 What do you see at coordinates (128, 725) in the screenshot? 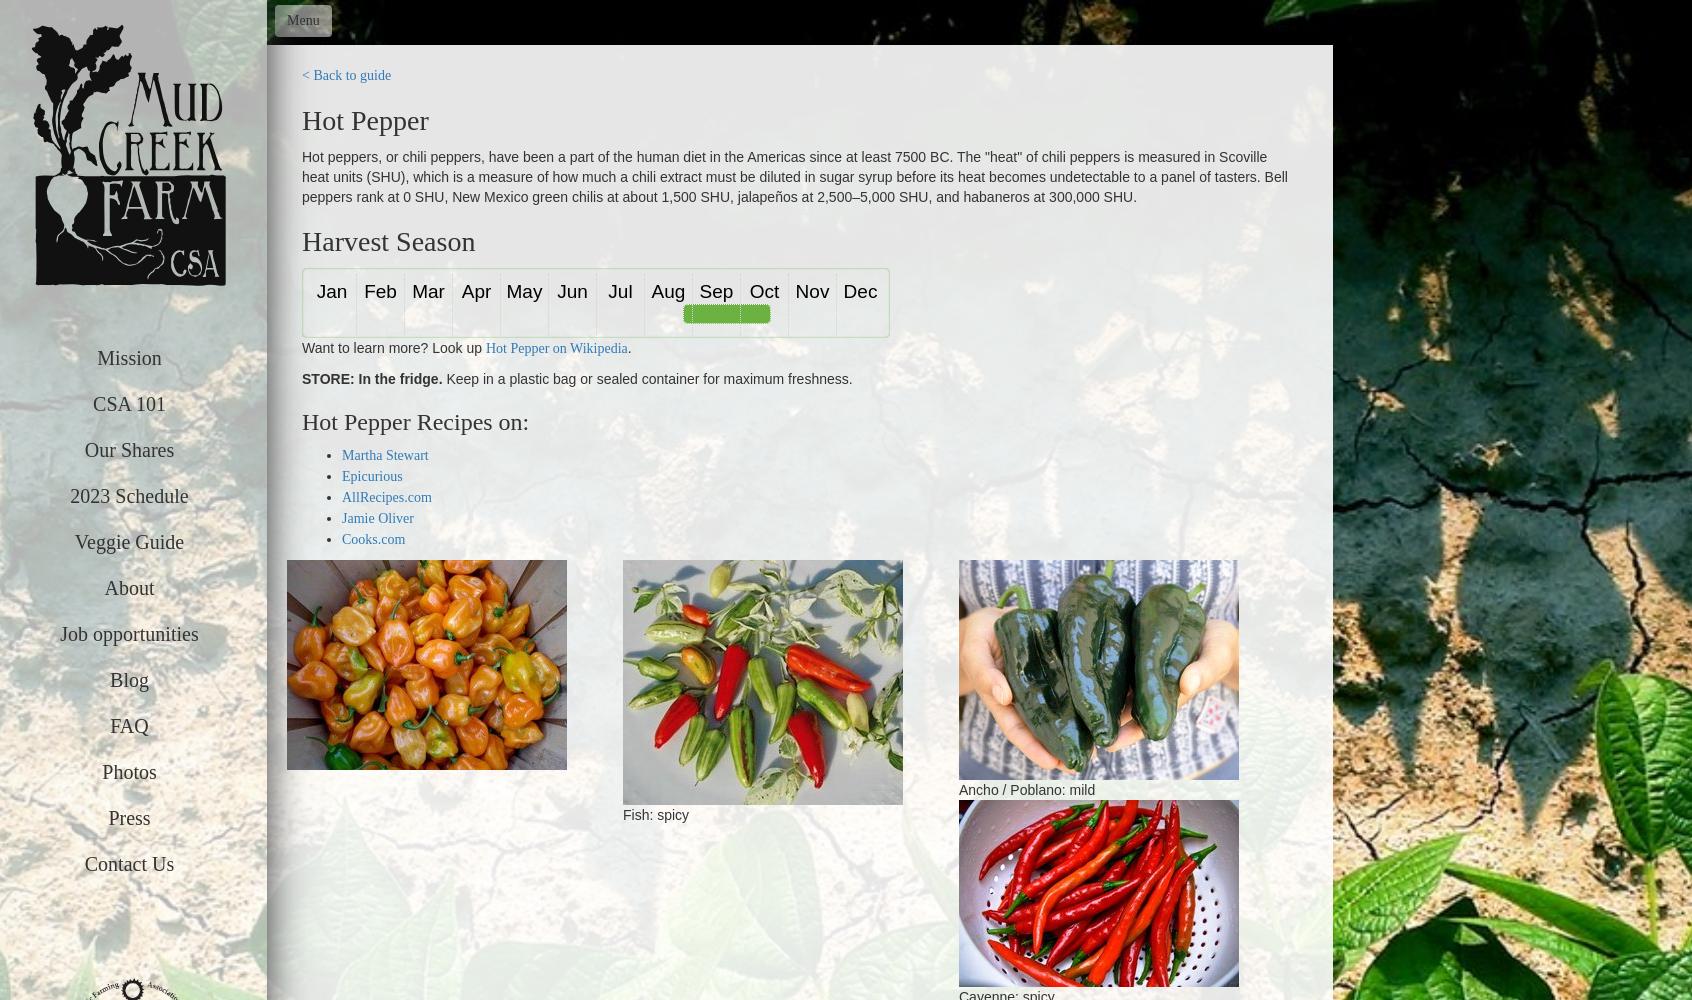
I see `'FAQ'` at bounding box center [128, 725].